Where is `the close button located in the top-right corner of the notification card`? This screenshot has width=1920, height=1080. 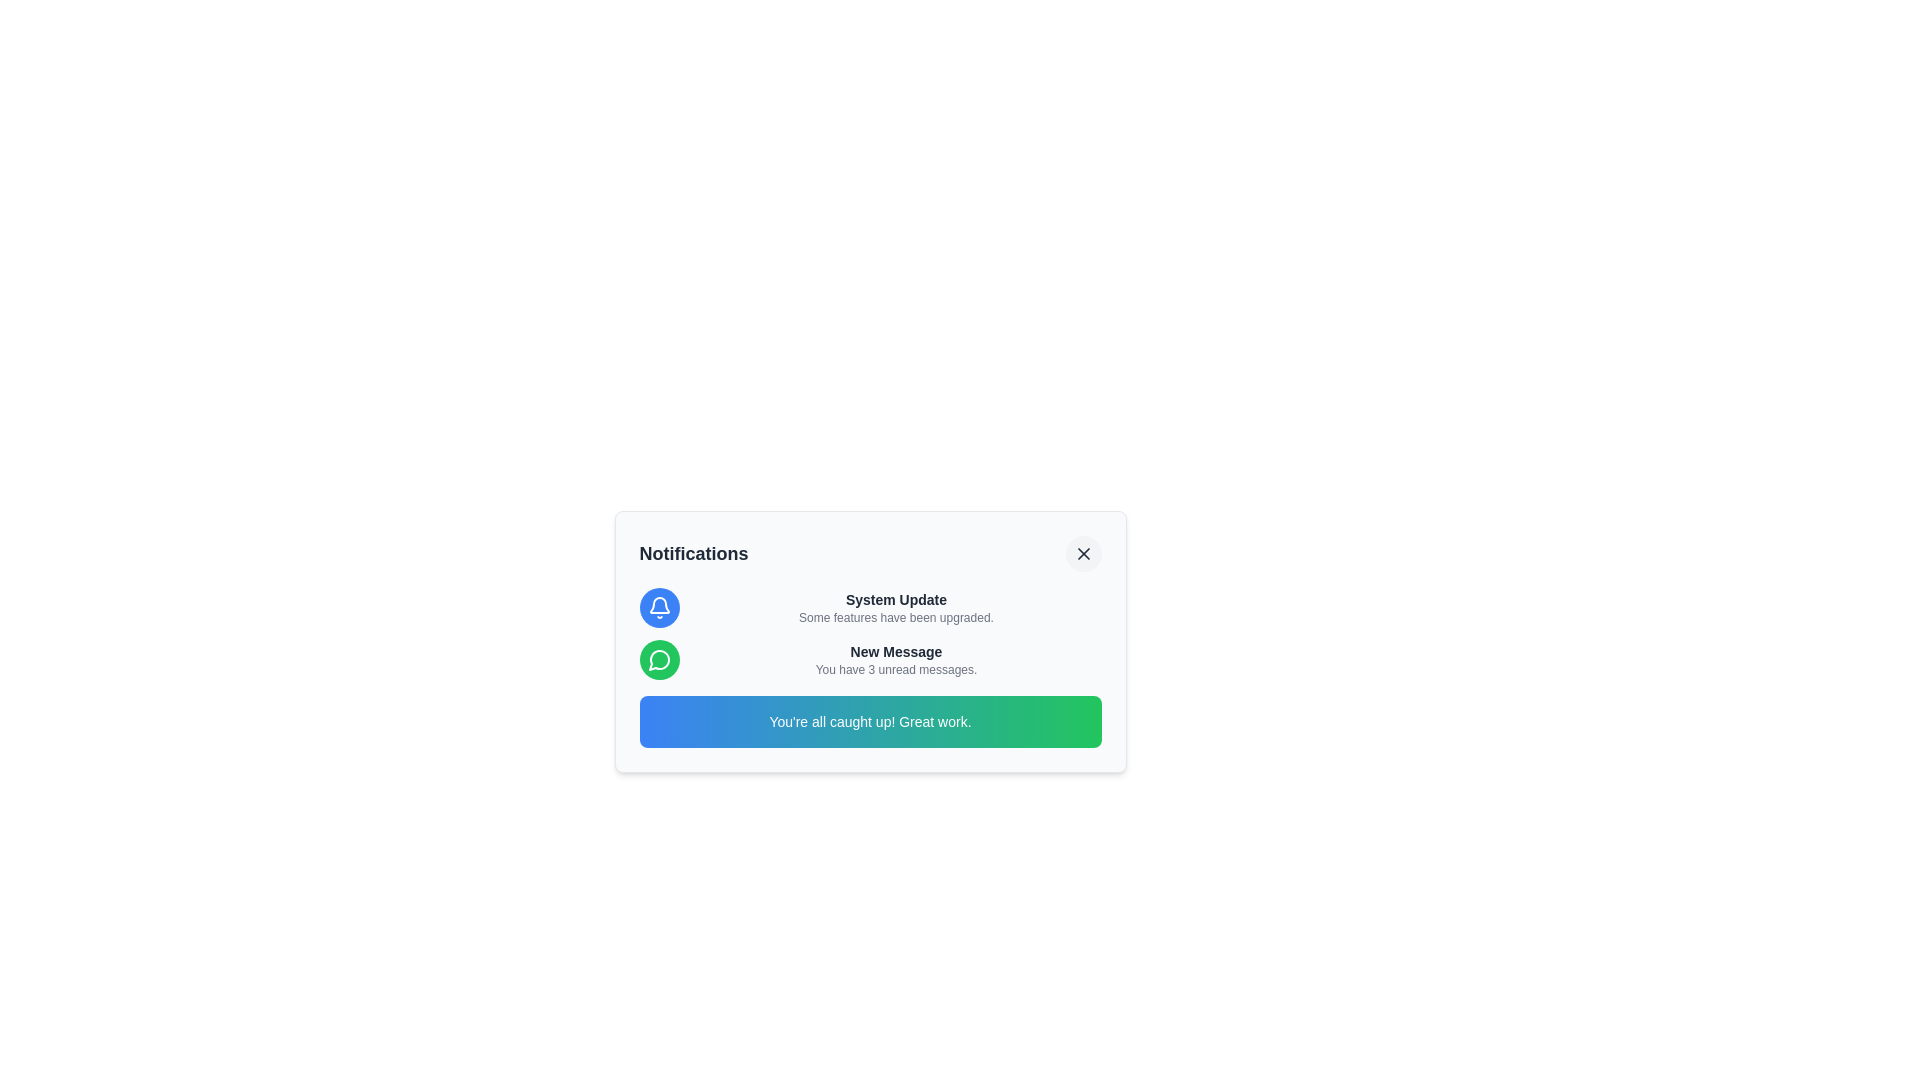
the close button located in the top-right corner of the notification card is located at coordinates (1082, 554).